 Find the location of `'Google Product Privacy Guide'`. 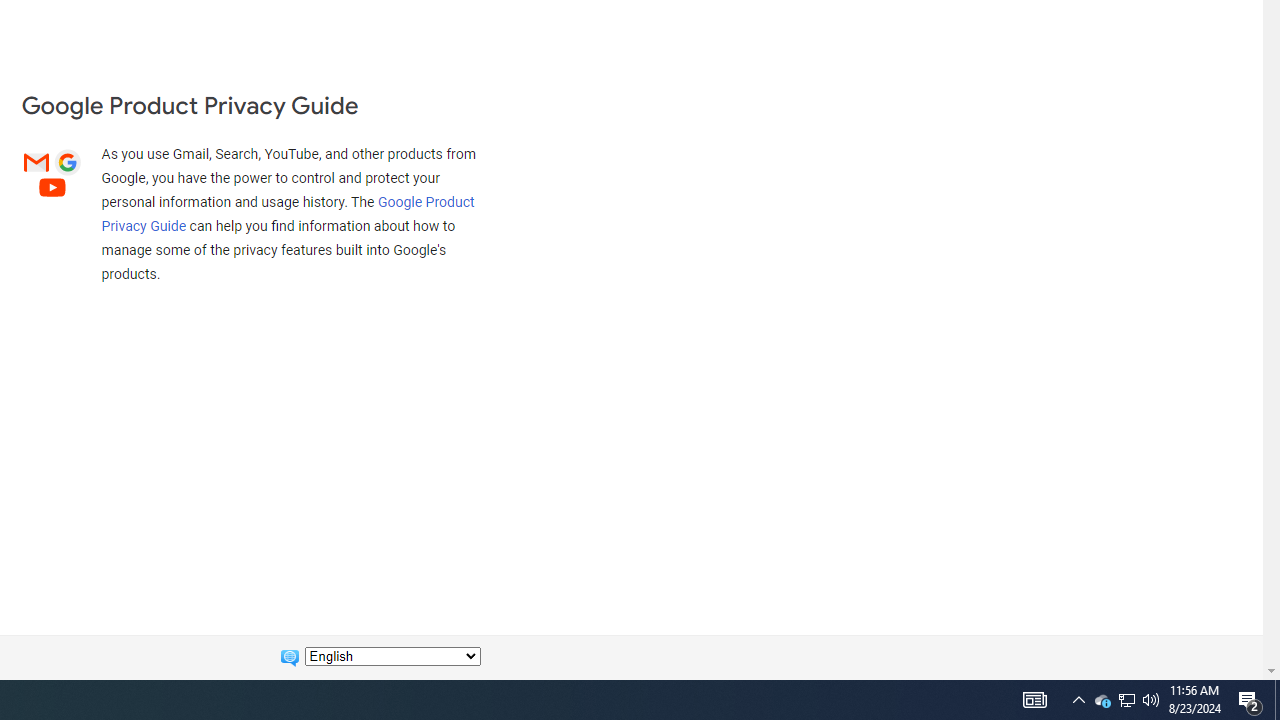

'Google Product Privacy Guide' is located at coordinates (287, 213).